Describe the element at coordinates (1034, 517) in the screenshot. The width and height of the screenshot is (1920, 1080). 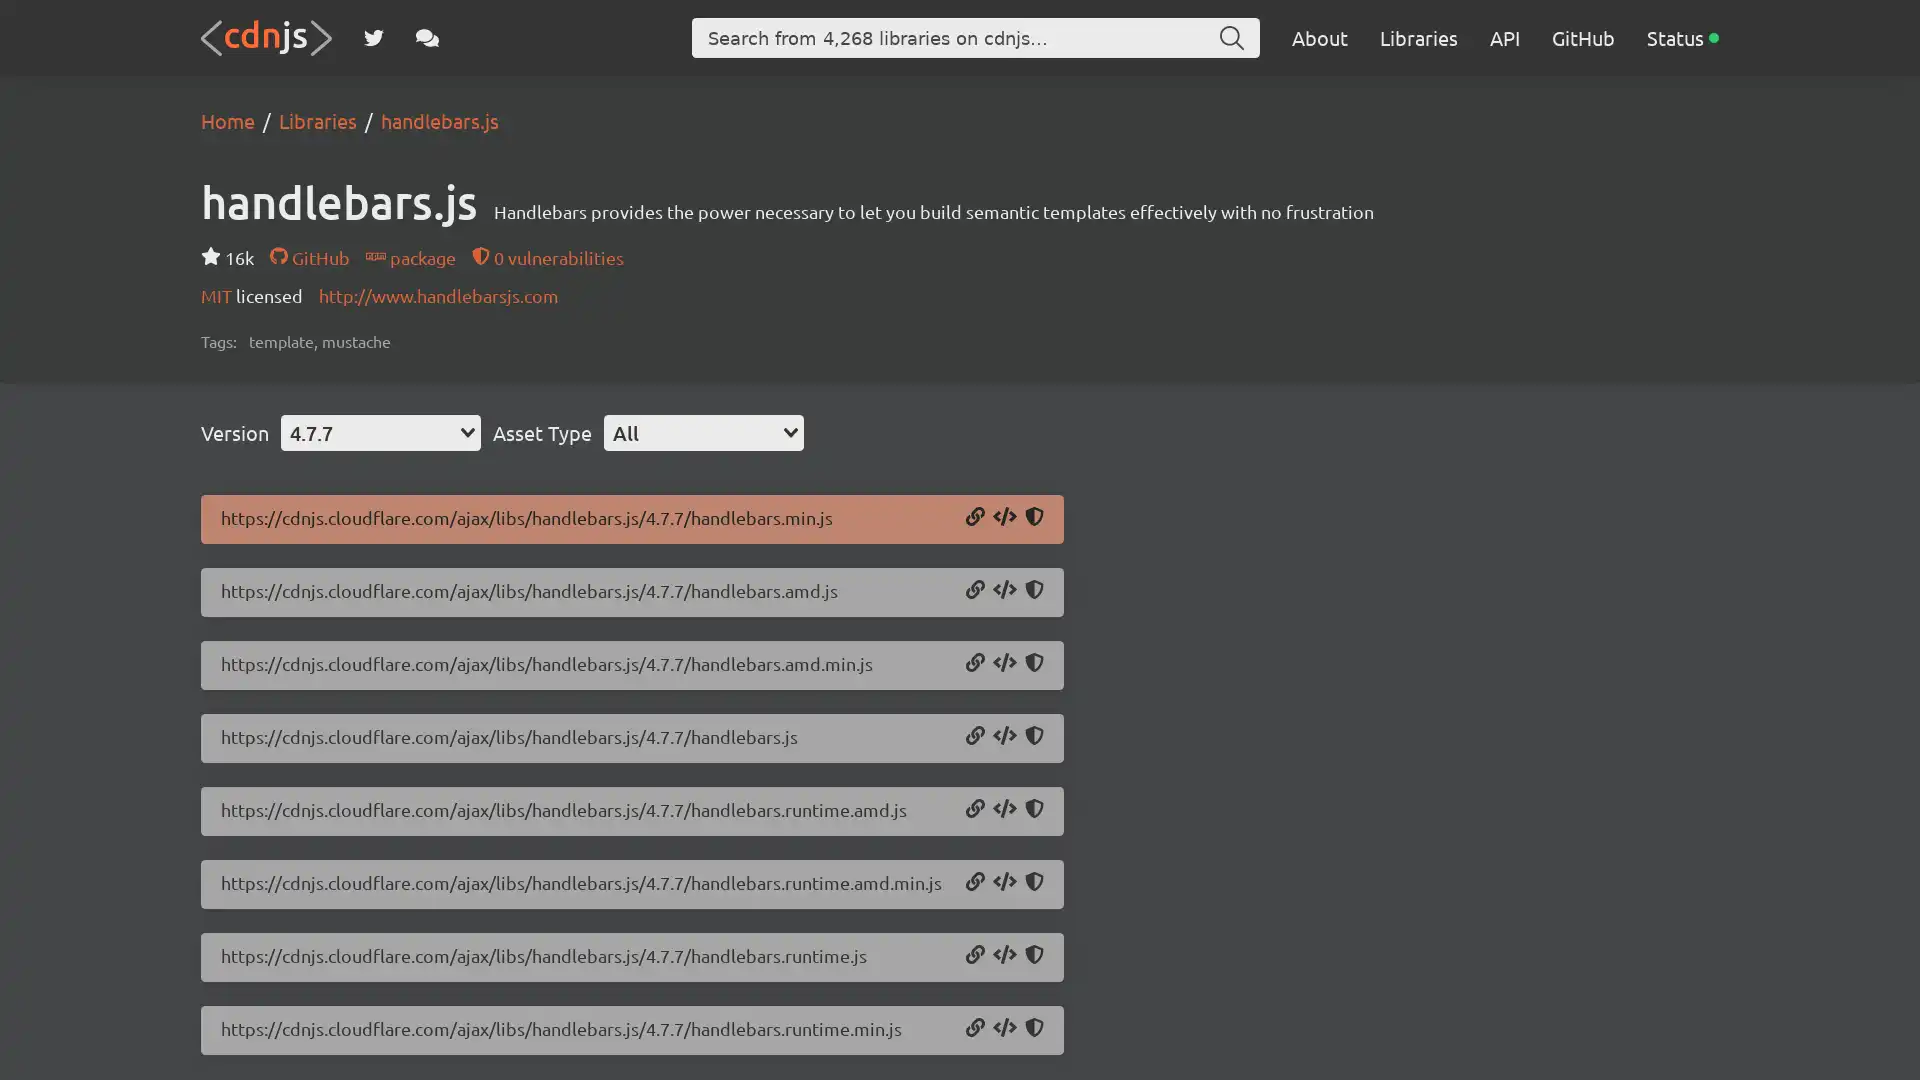
I see `Copy SRI Hash` at that location.